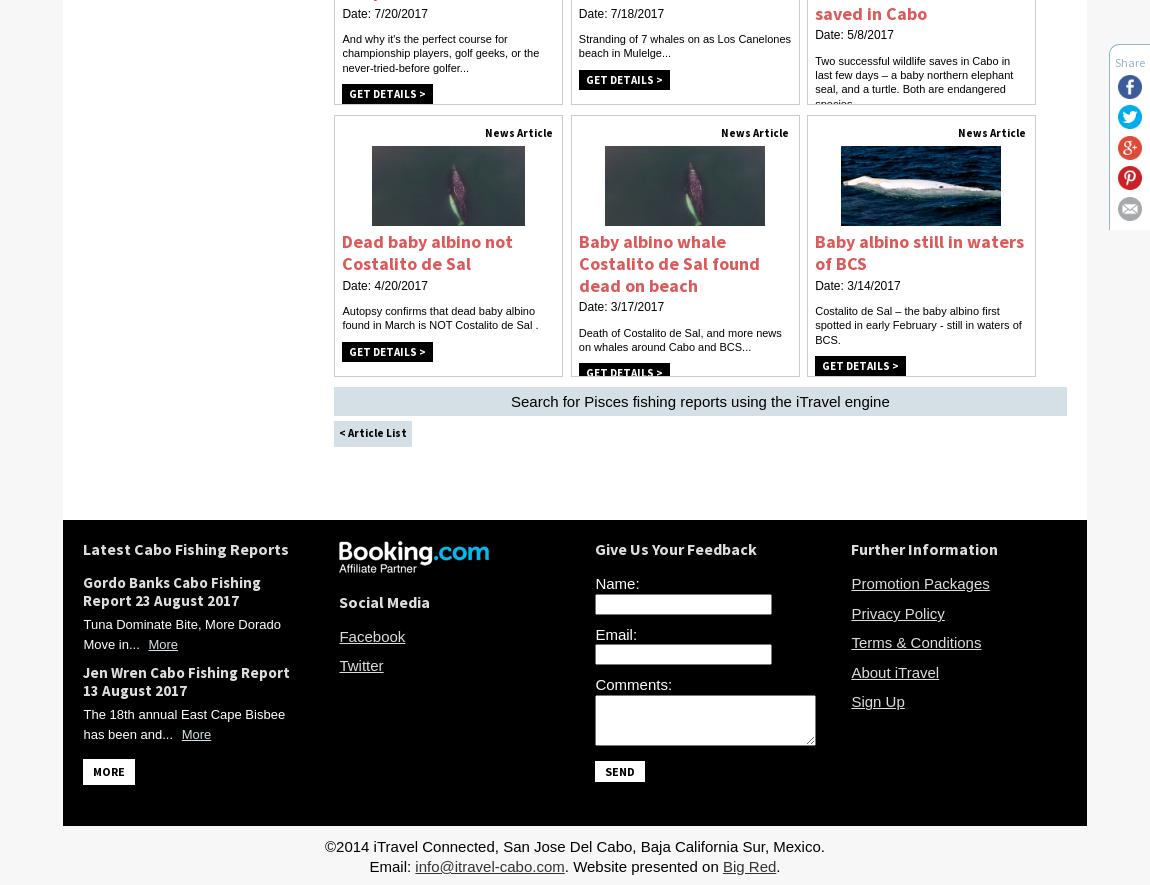 This screenshot has height=885, width=1150. Describe the element at coordinates (850, 671) in the screenshot. I see `'About iTravel'` at that location.